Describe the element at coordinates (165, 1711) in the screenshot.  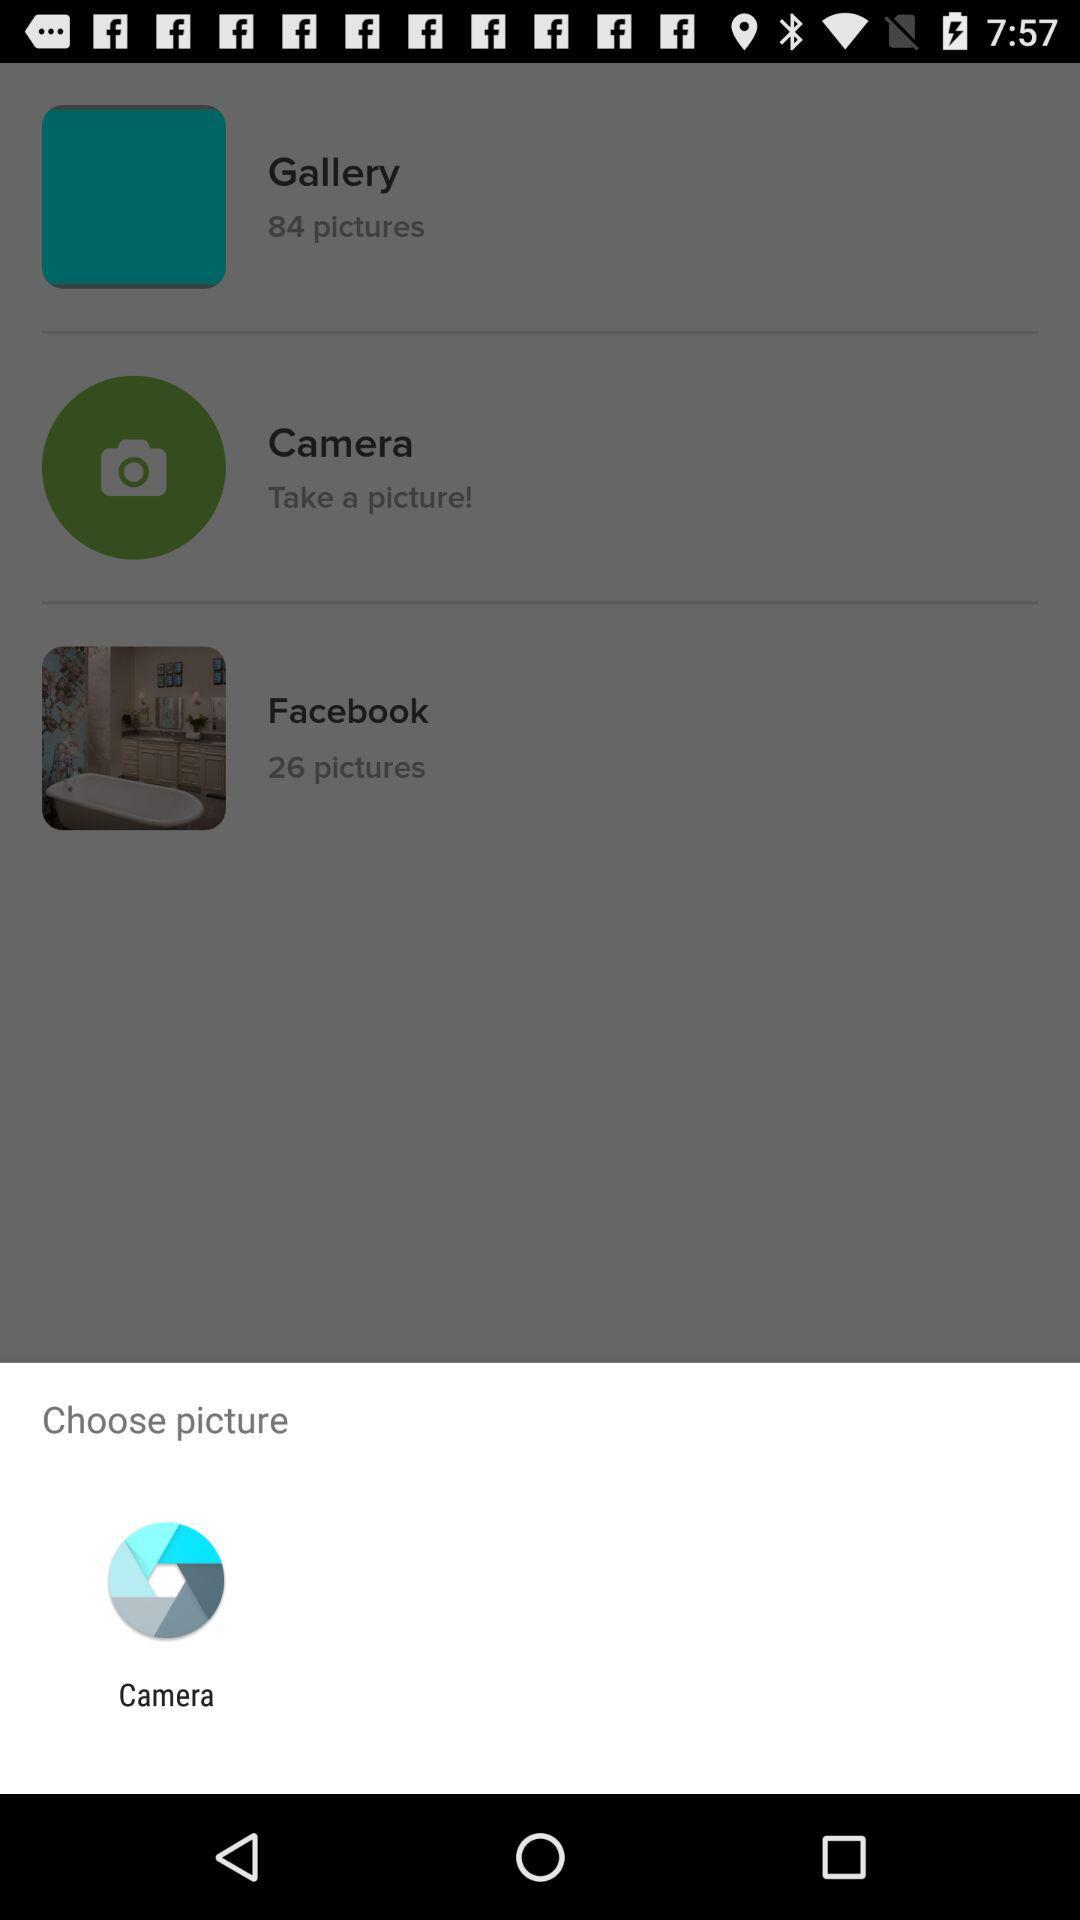
I see `camera` at that location.